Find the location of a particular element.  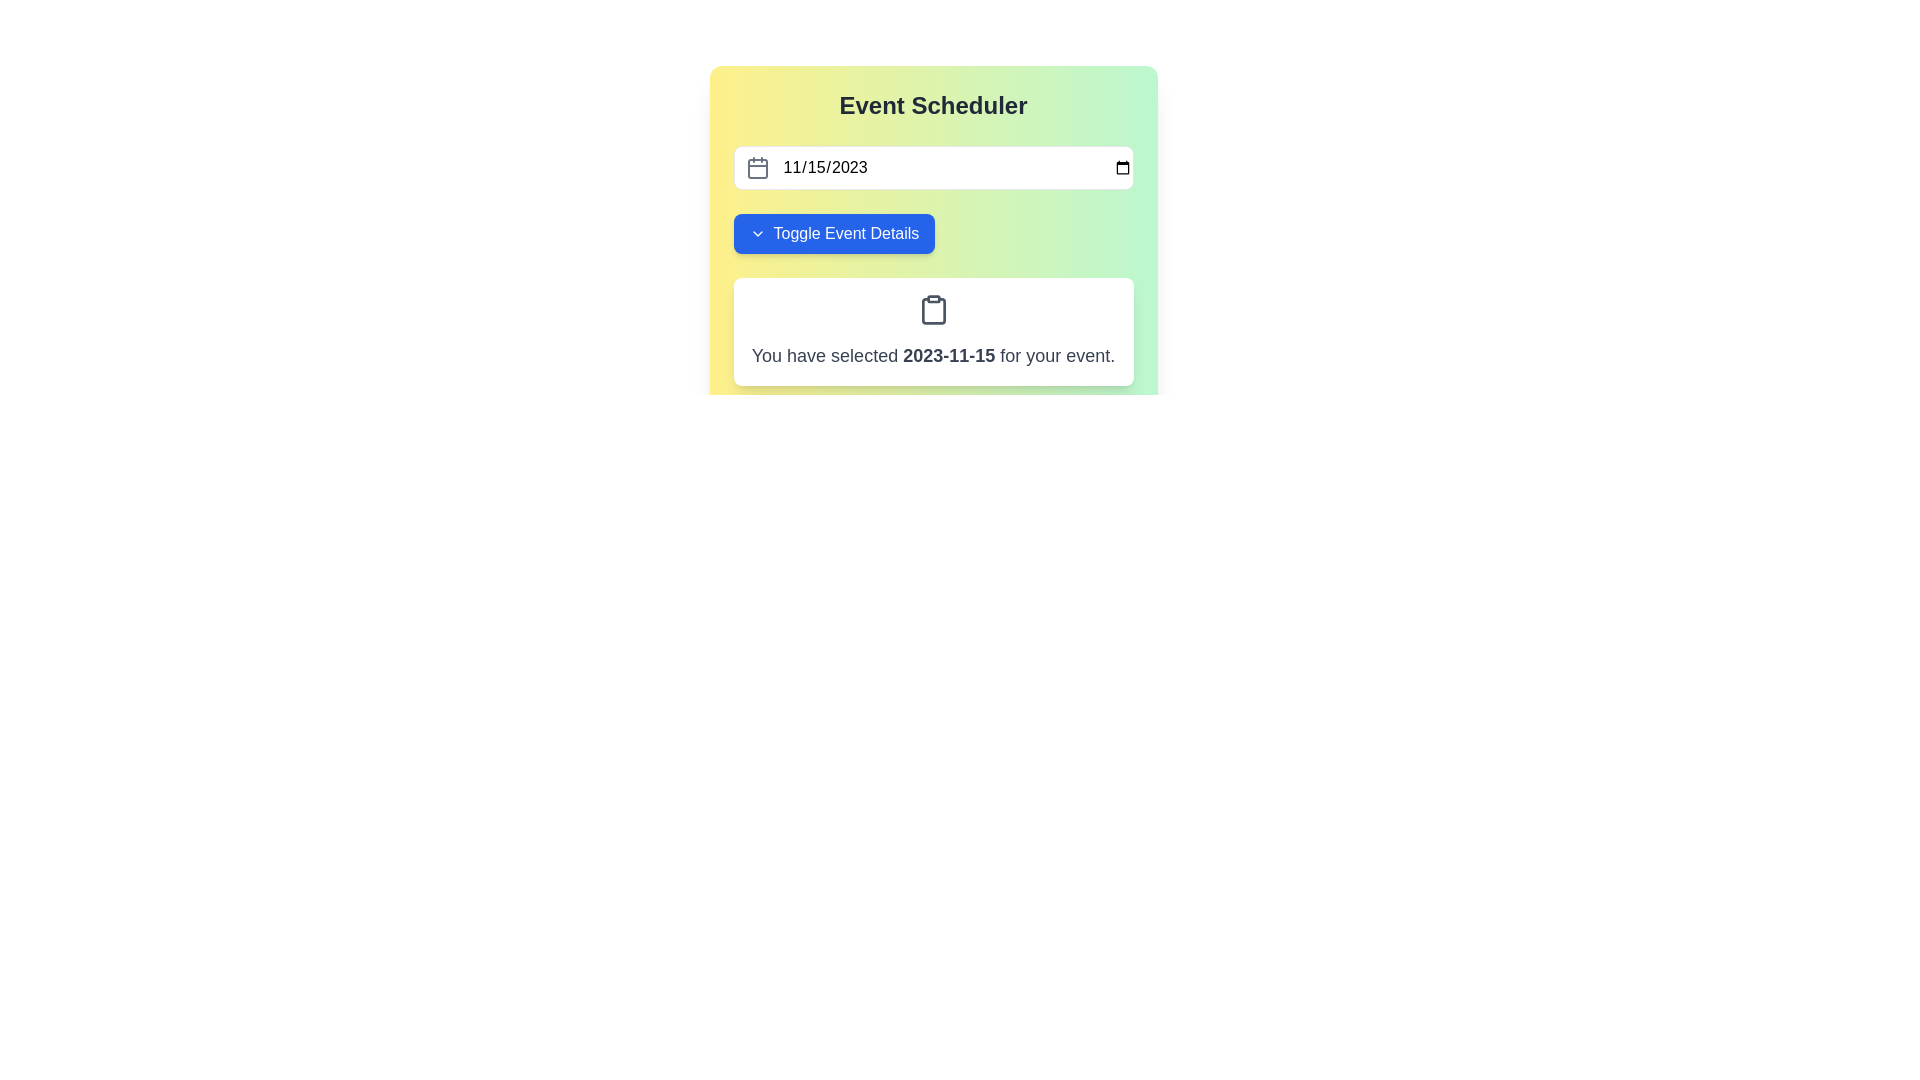

the clipboard icon, which is a minimalistic gray SVG element located above the text in a dialog section, within a white rounded card is located at coordinates (932, 309).